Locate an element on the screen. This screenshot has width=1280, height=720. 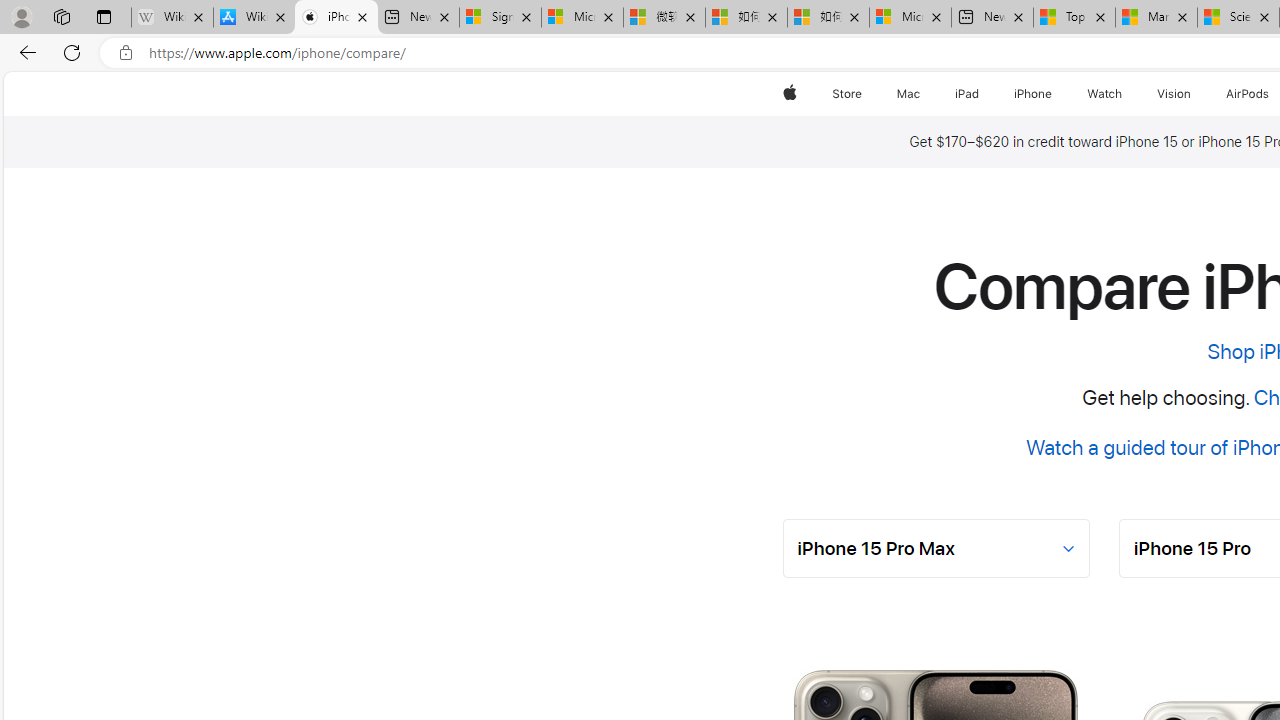
'Vision' is located at coordinates (1175, 93).